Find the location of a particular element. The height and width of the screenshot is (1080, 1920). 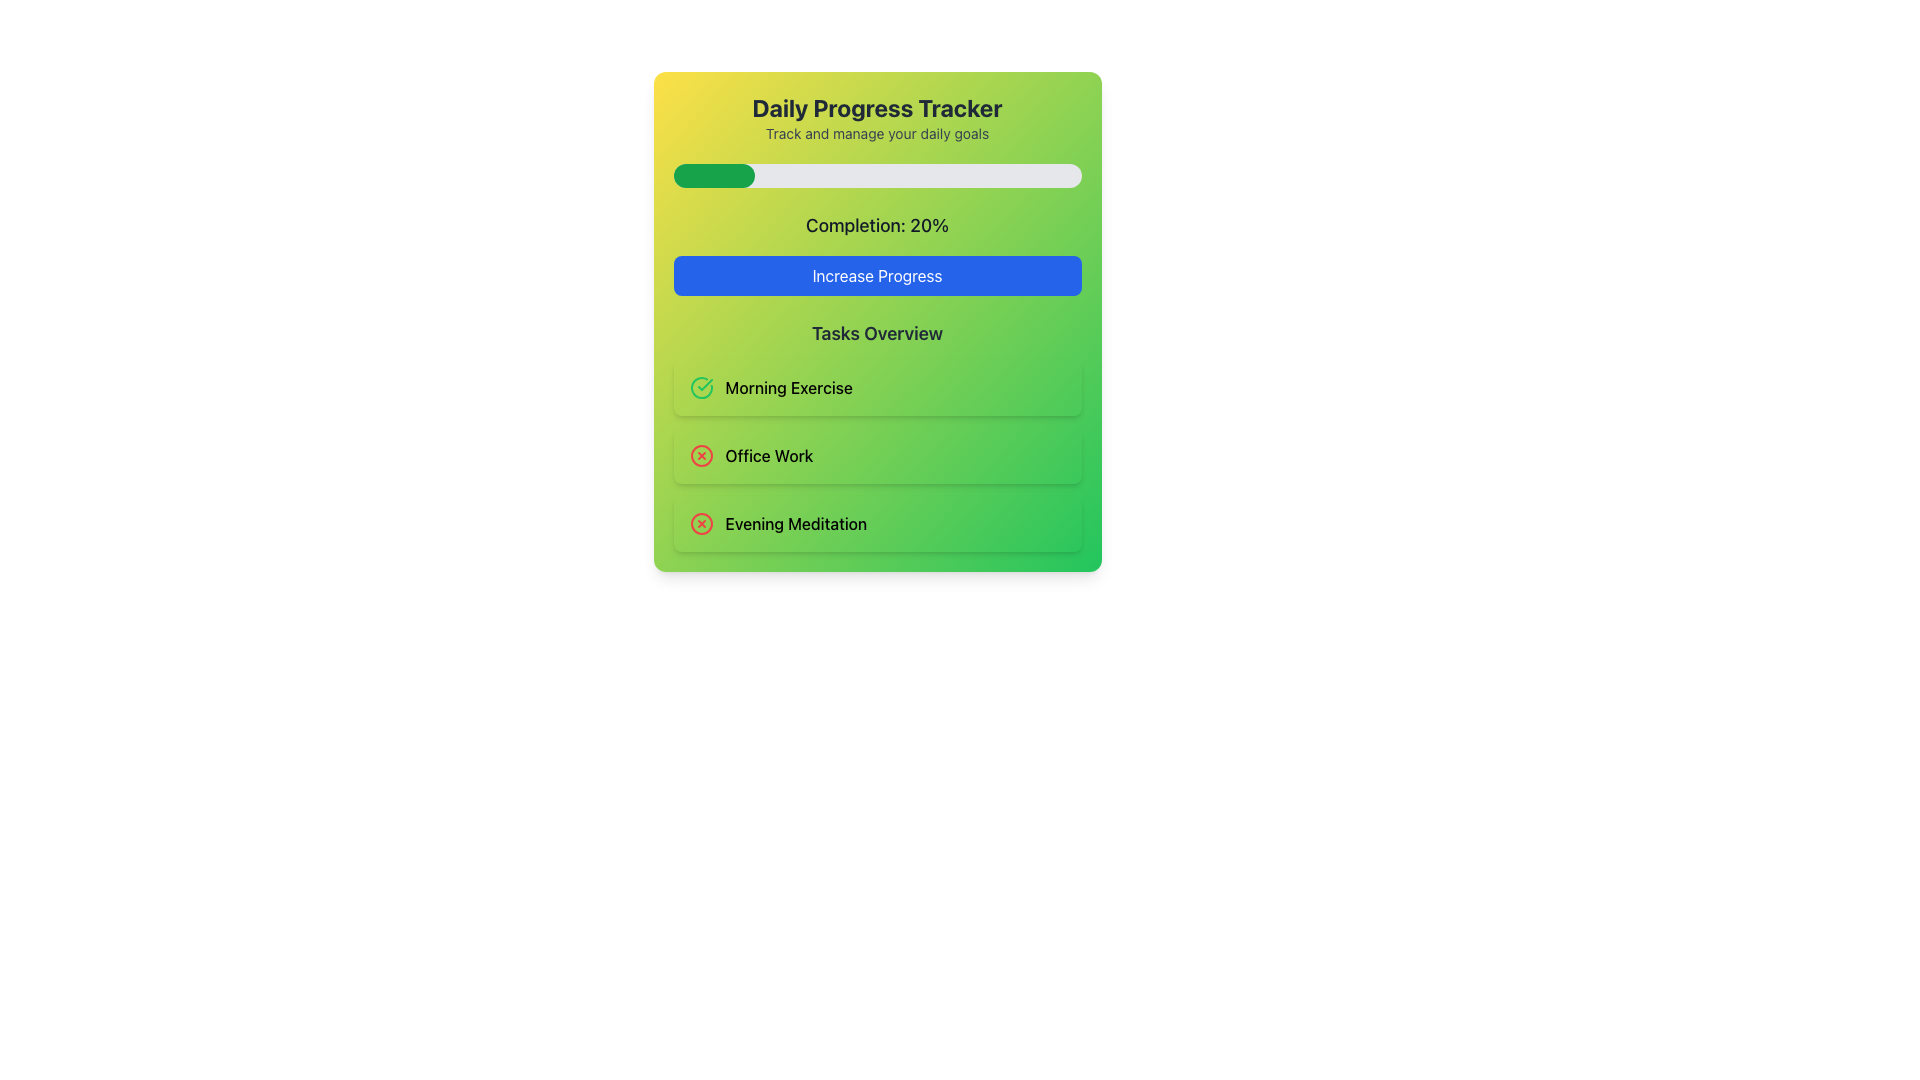

the status icon representing the office work task, located to the left of the label 'Office Work' is located at coordinates (701, 455).